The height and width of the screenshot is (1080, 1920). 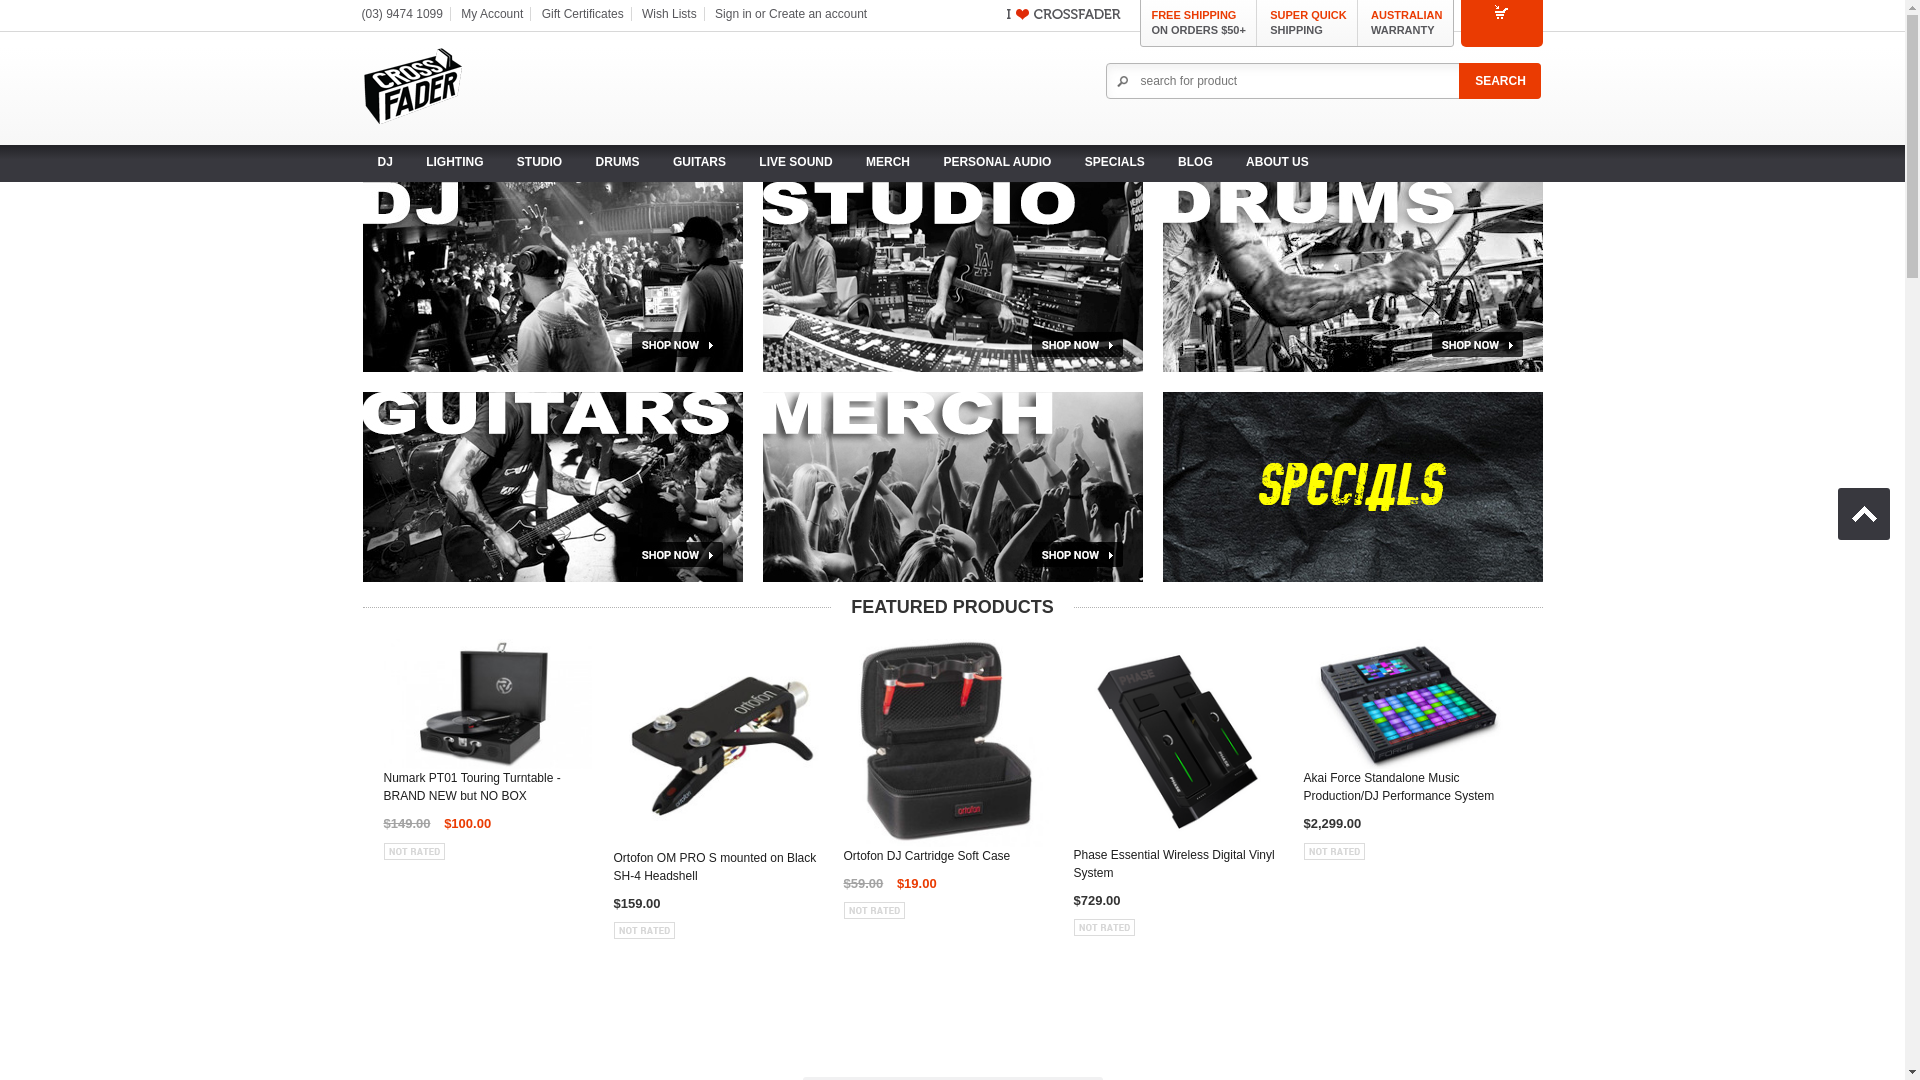 I want to click on 'Ortofon DJ Cartridge Soft Case', so click(x=844, y=859).